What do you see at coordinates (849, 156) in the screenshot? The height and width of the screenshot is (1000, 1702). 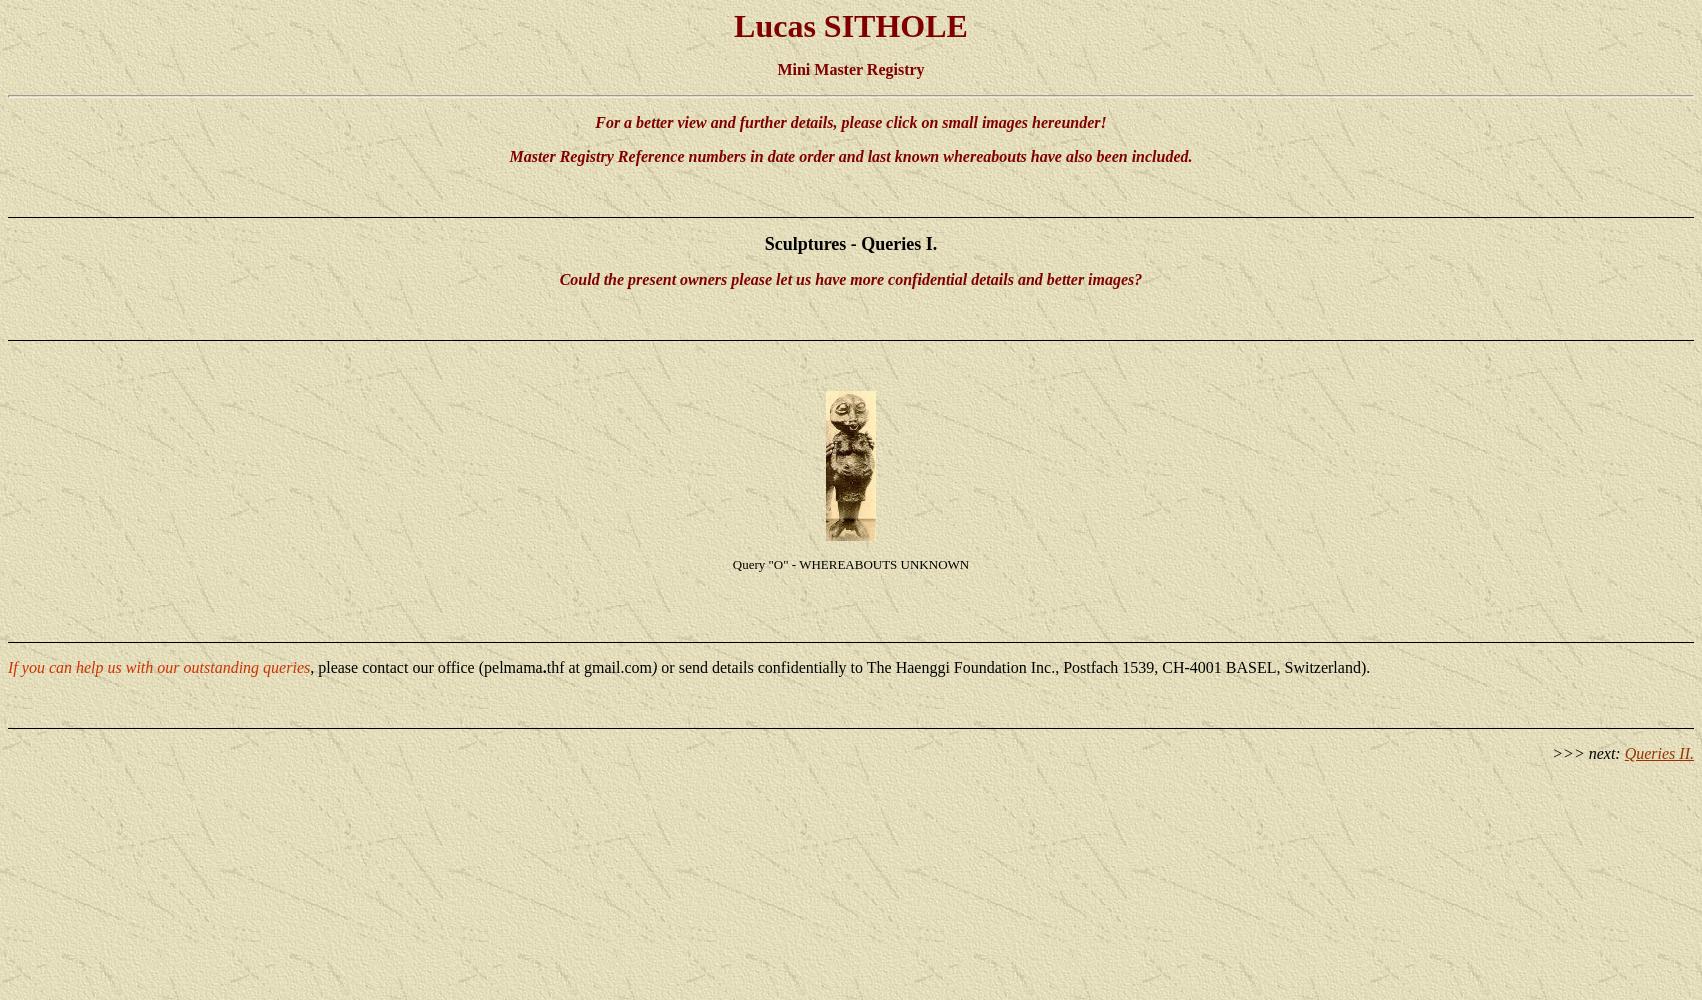 I see `'Master Registry Reference 
	numbers in date order and last known whereabouts have also been included.'` at bounding box center [849, 156].